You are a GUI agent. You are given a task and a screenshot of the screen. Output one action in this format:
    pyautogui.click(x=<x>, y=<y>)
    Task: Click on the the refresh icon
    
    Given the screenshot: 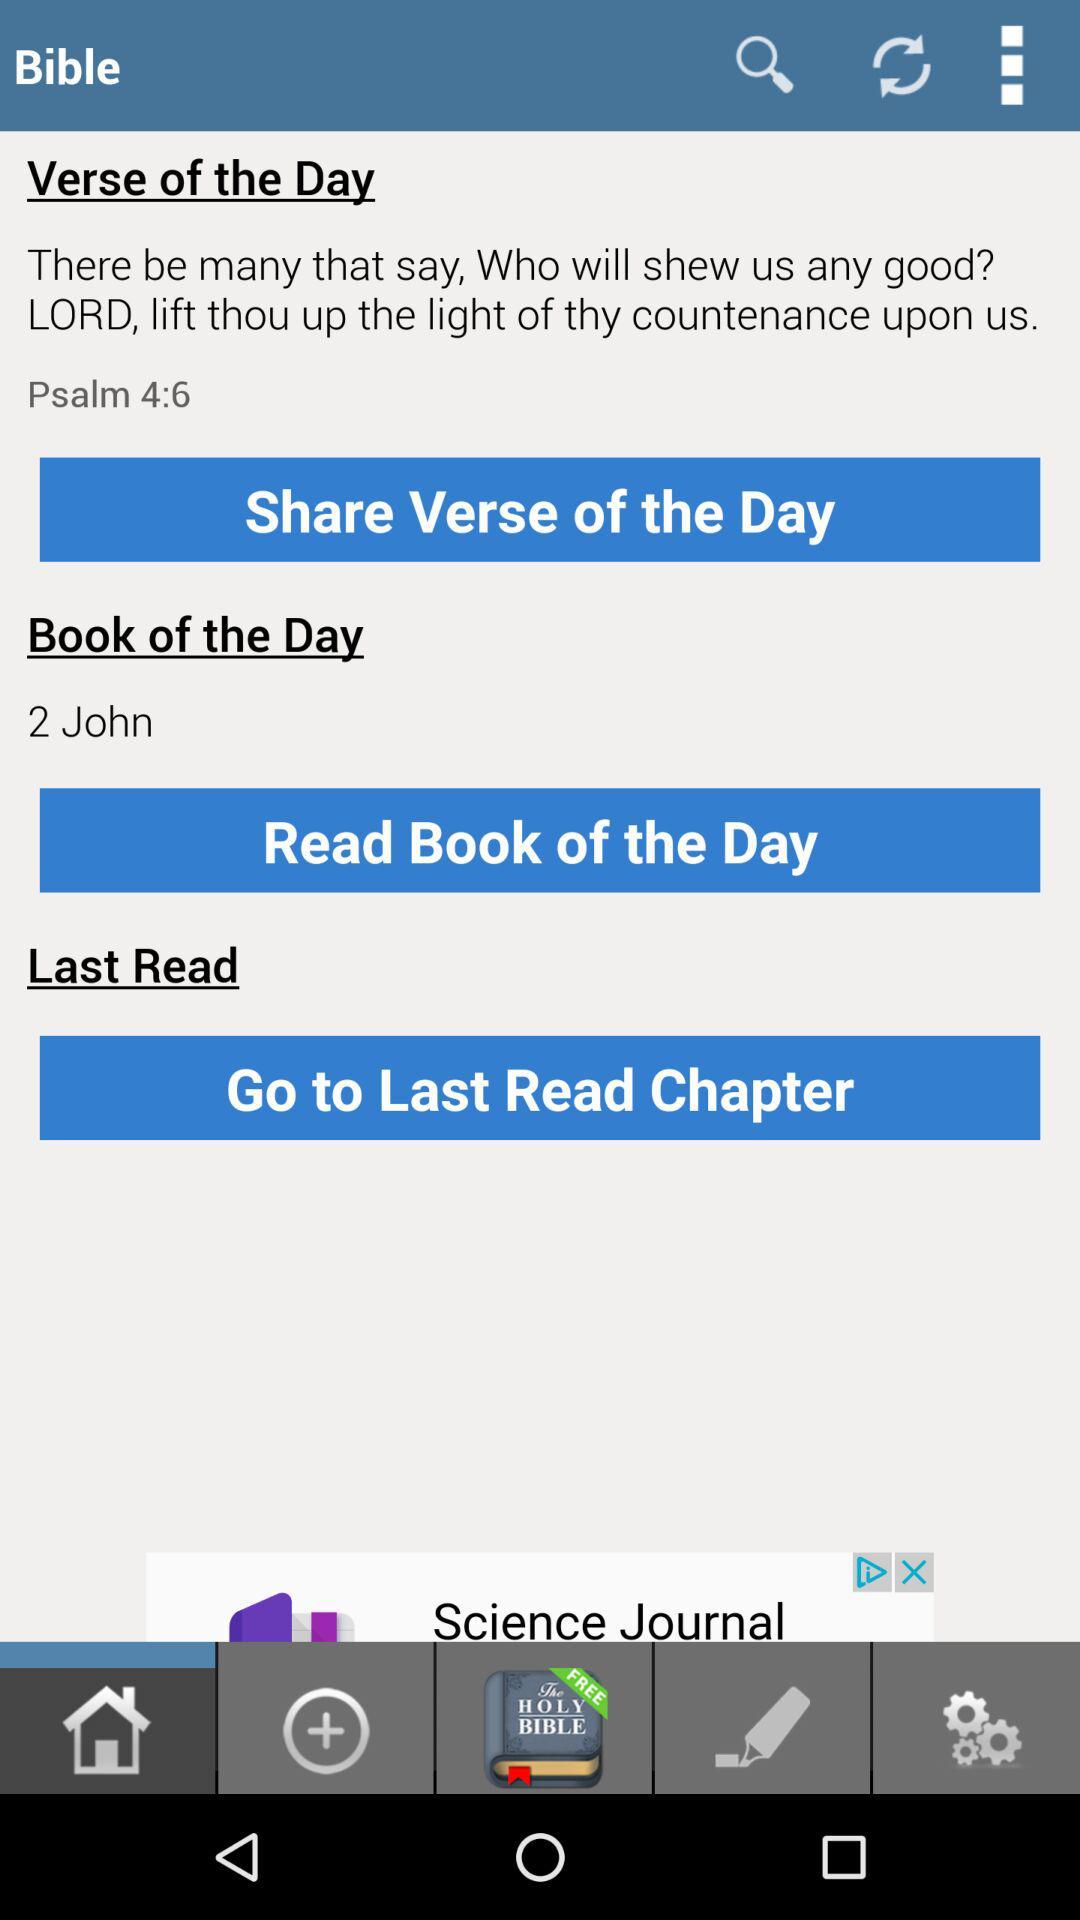 What is the action you would take?
    pyautogui.click(x=901, y=69)
    